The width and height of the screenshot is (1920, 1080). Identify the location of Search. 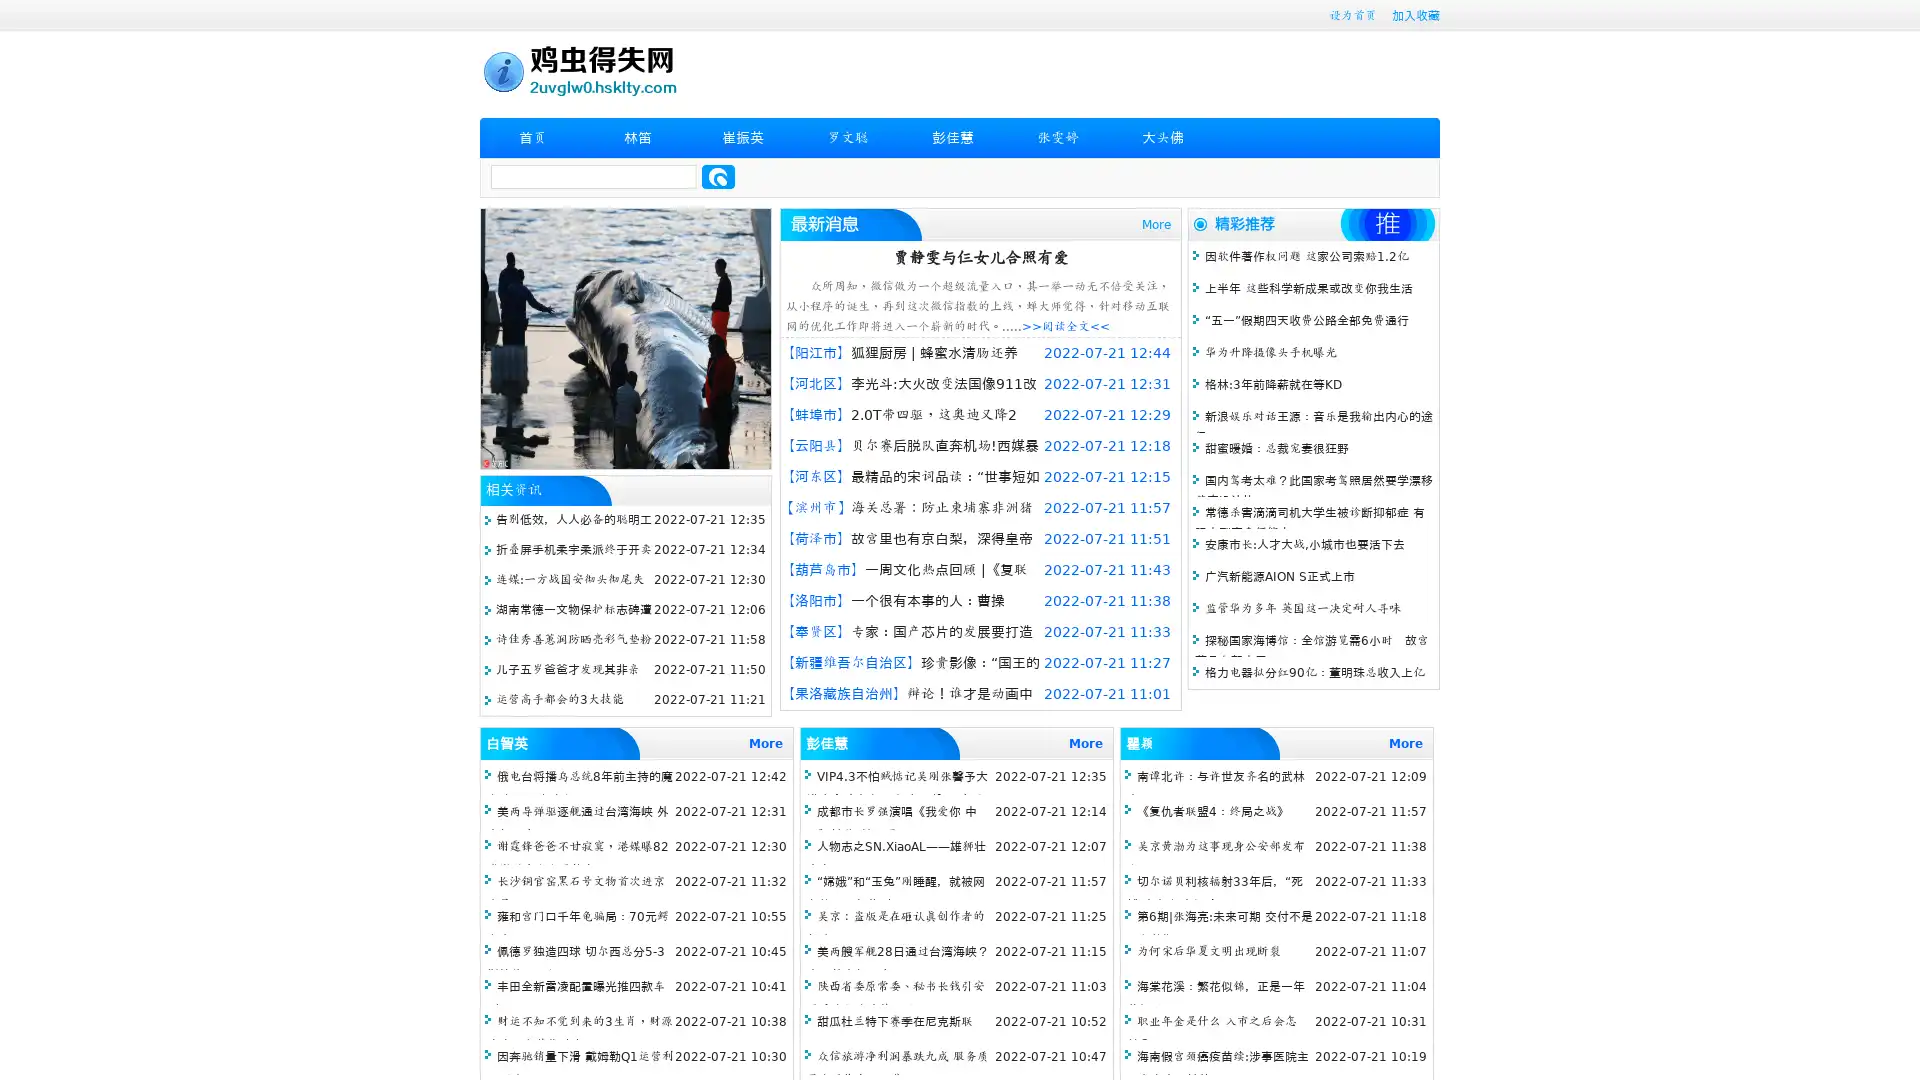
(718, 176).